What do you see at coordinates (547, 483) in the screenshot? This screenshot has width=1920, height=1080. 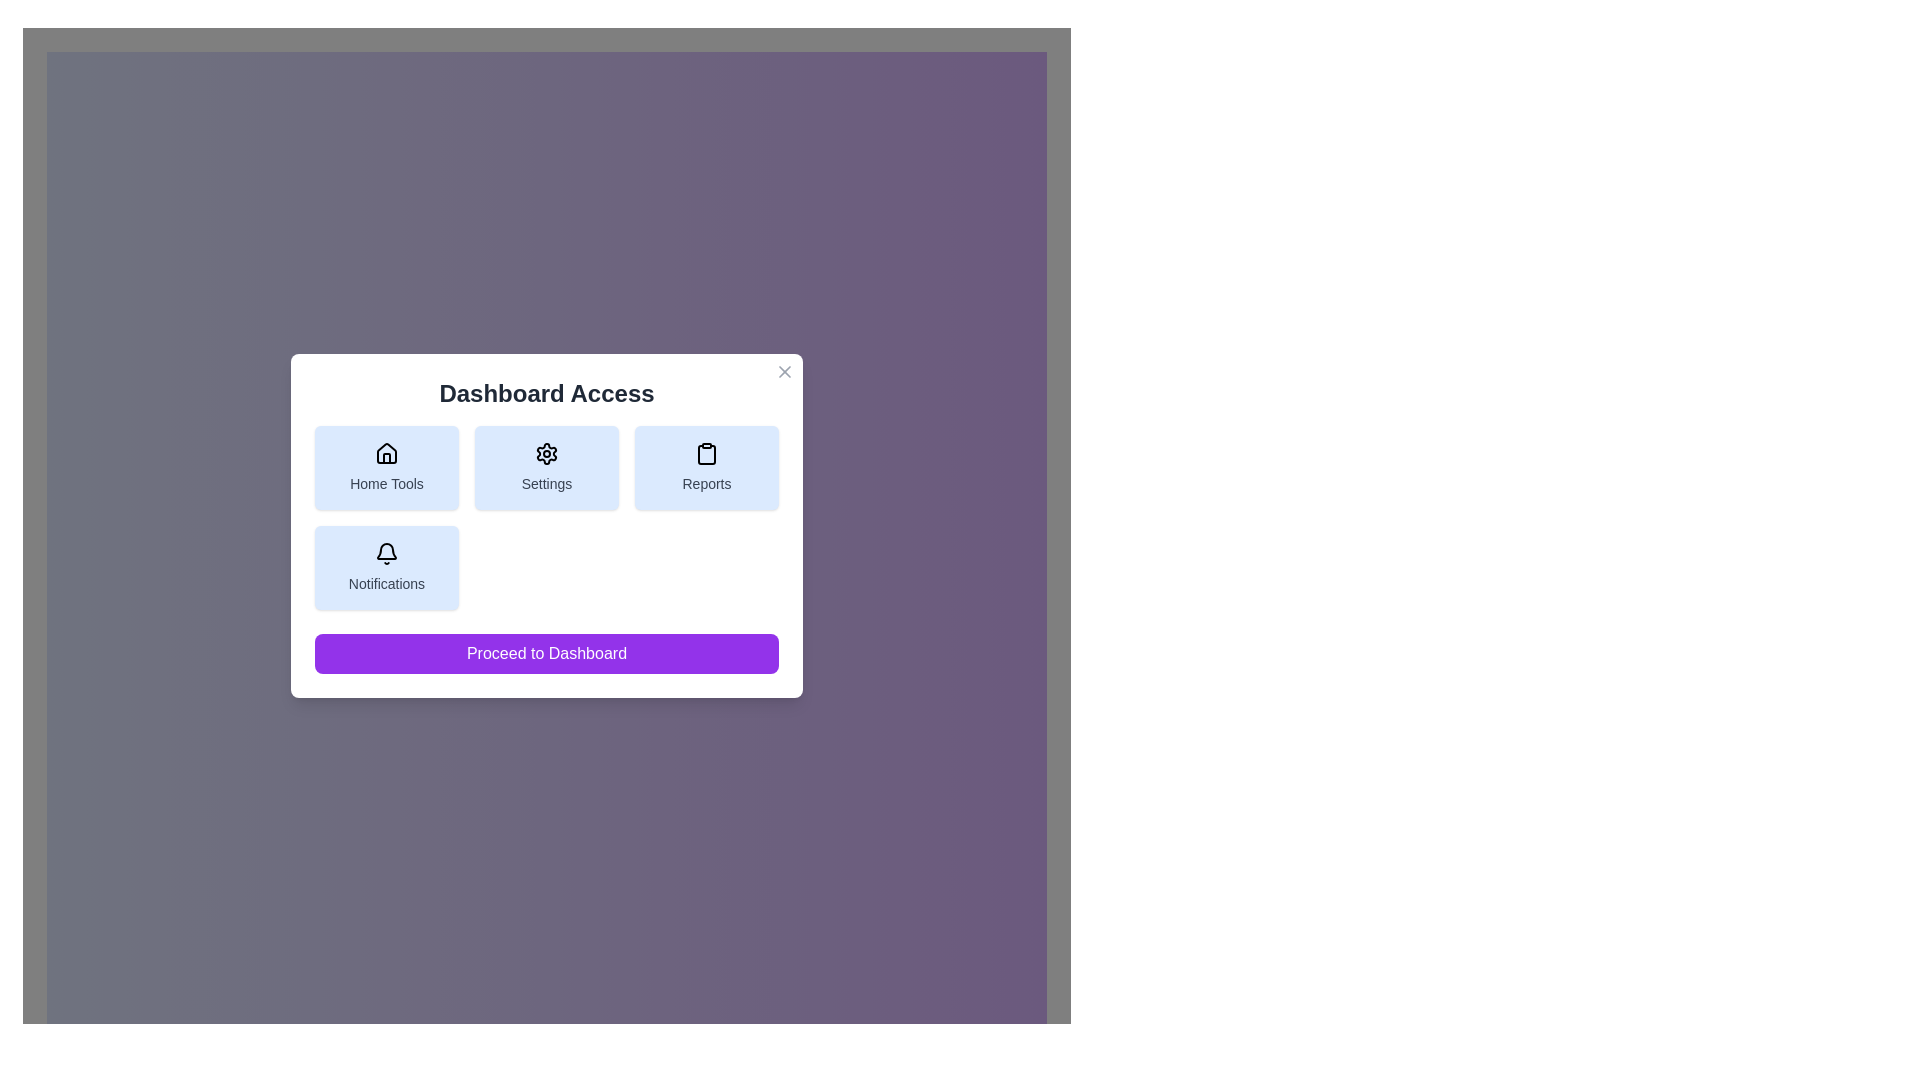 I see `the button containing the Text label that describes settings within the 'Dashboard Access' dialog box` at bounding box center [547, 483].